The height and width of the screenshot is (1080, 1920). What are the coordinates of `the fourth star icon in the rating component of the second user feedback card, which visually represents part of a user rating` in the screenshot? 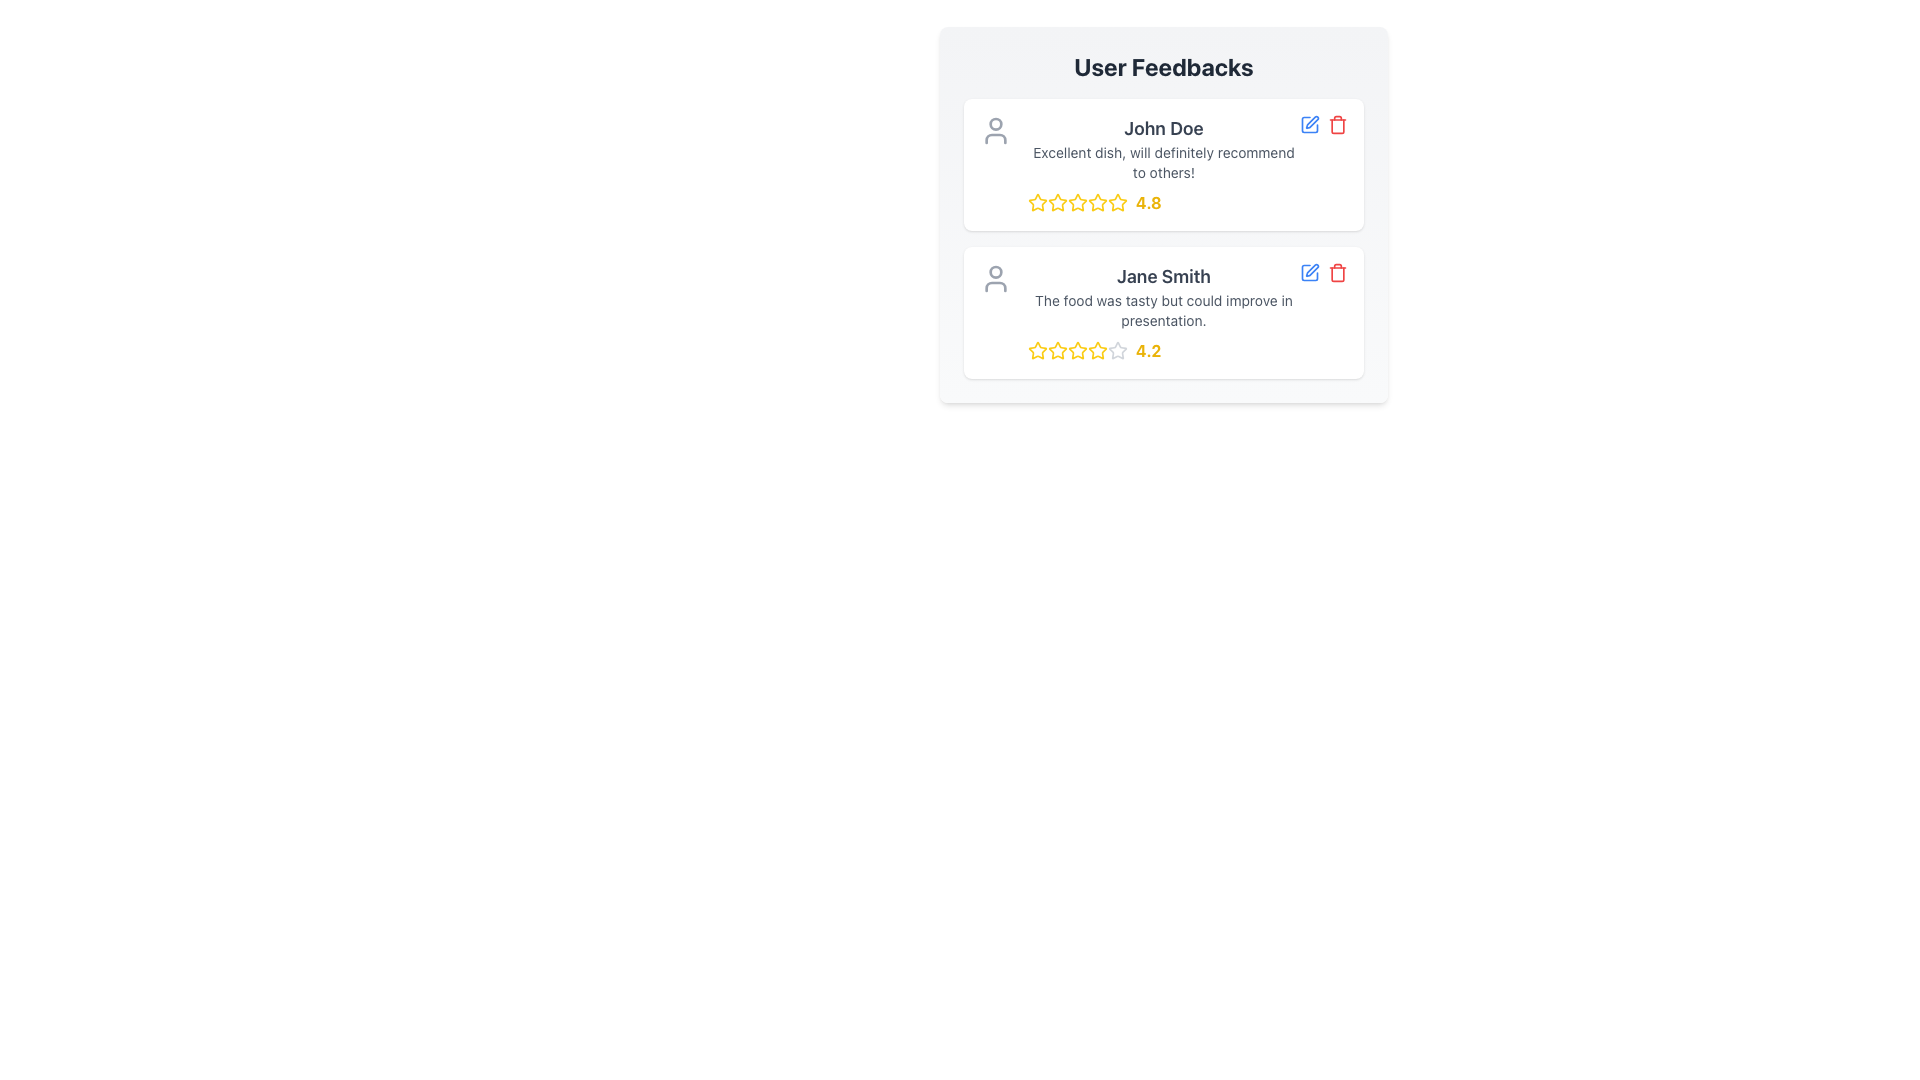 It's located at (1117, 349).